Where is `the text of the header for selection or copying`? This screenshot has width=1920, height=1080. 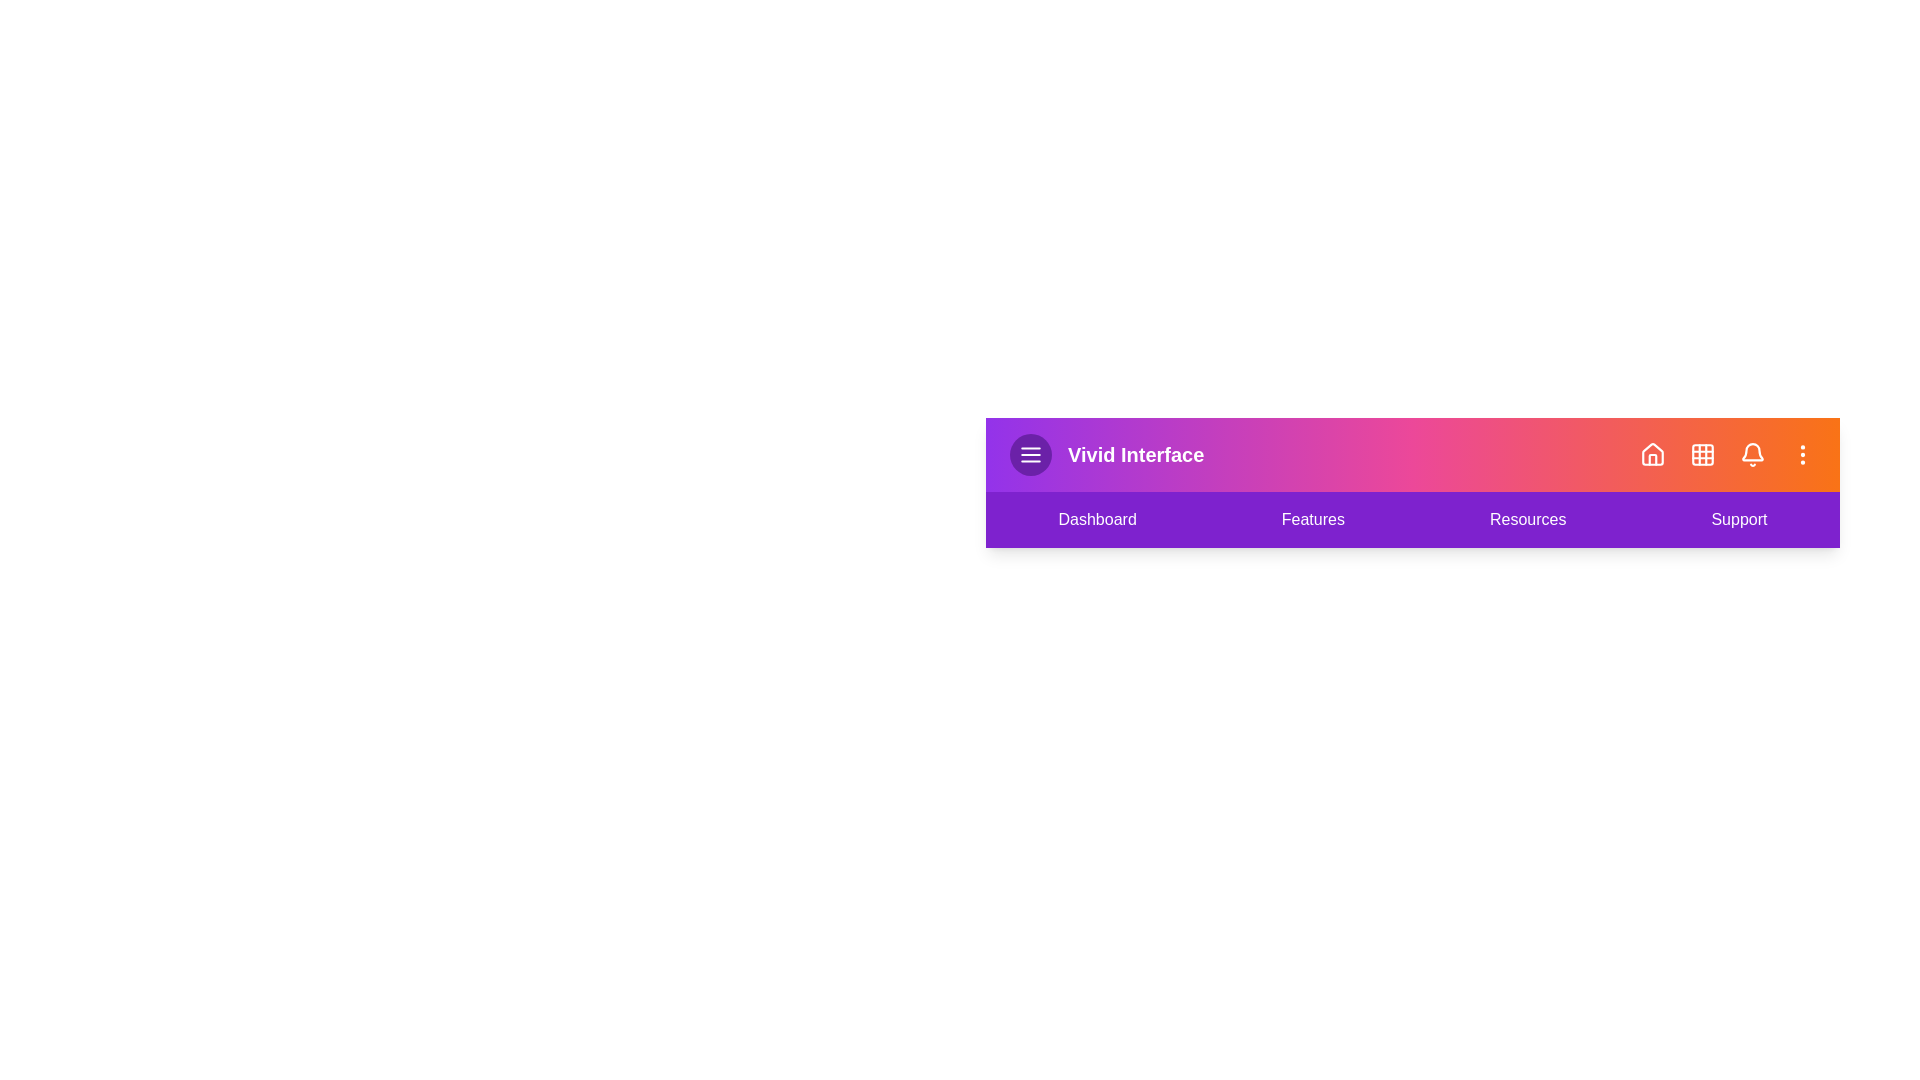
the text of the header for selection or copying is located at coordinates (1067, 439).